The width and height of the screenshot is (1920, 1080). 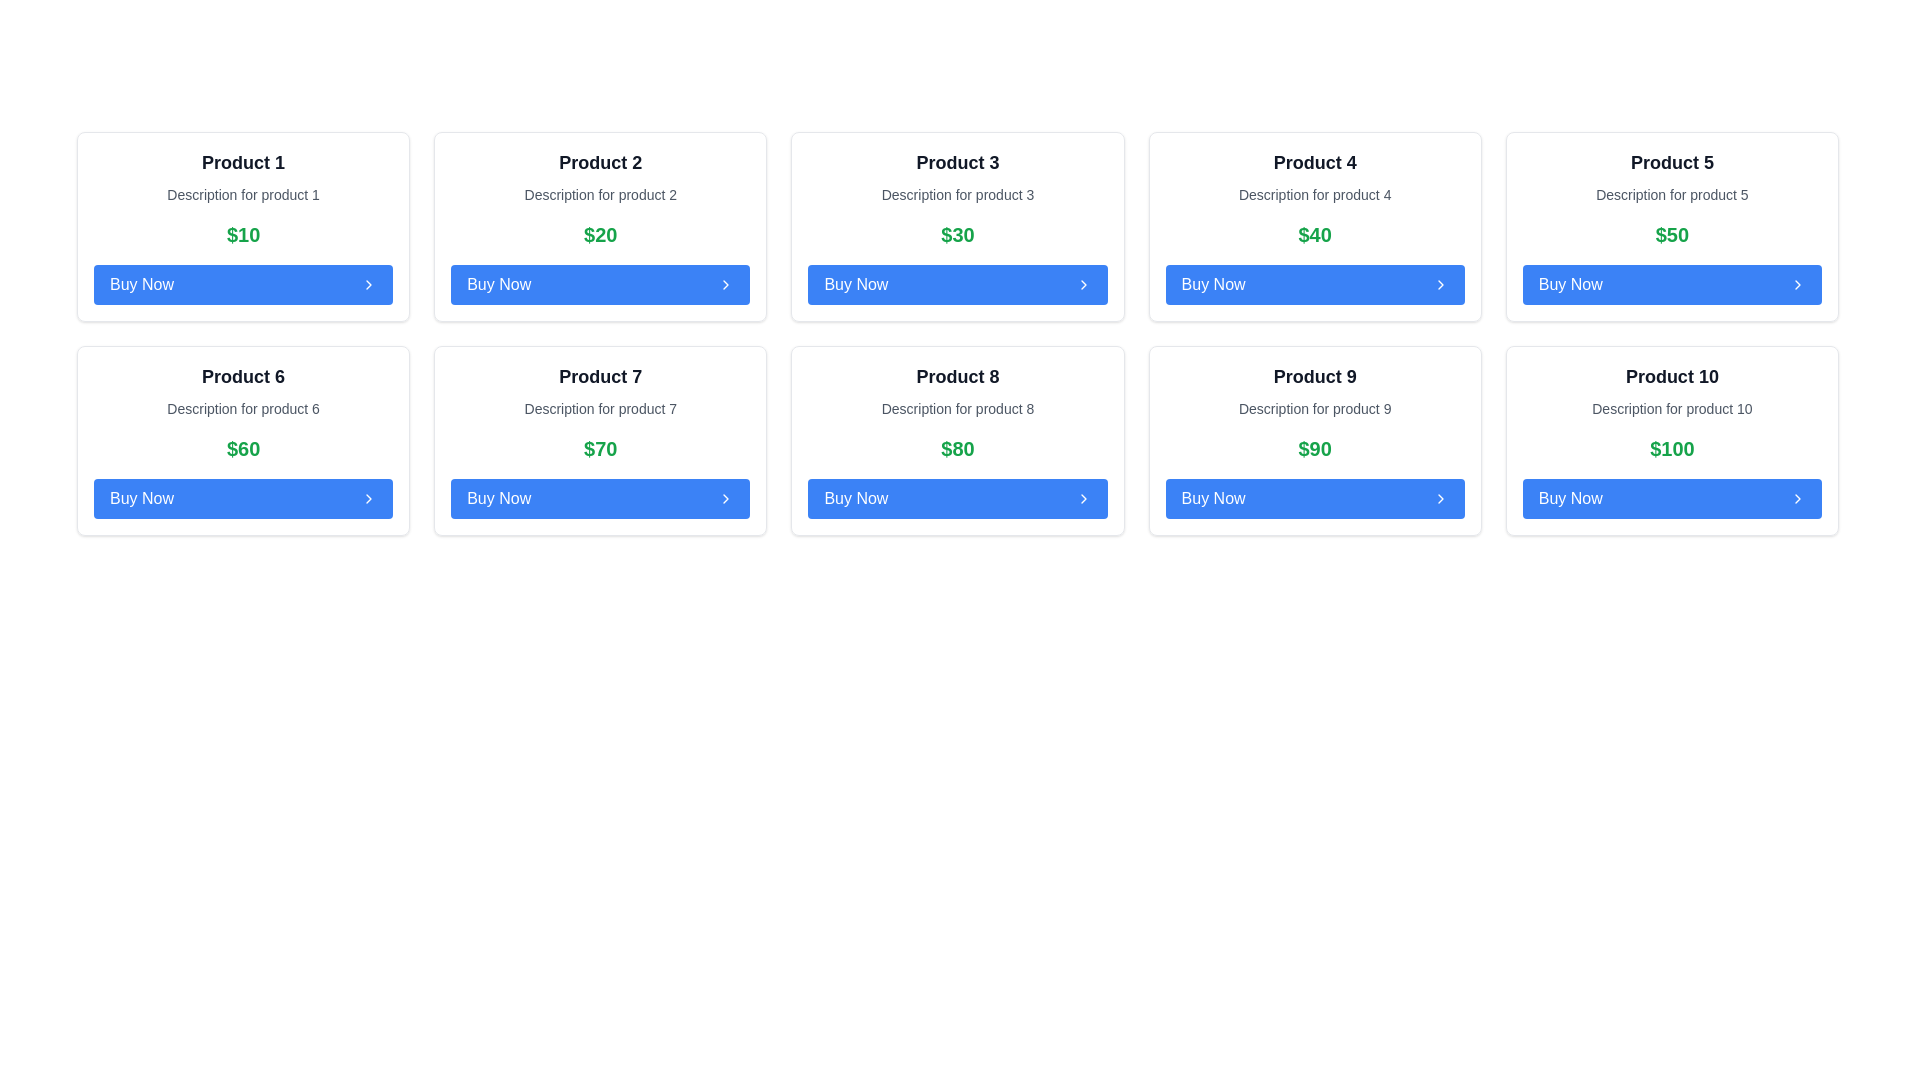 What do you see at coordinates (1440, 497) in the screenshot?
I see `the right-pointing chevron icon located at the rightmost side of the 'Buy Now' button for 'Product 9'` at bounding box center [1440, 497].